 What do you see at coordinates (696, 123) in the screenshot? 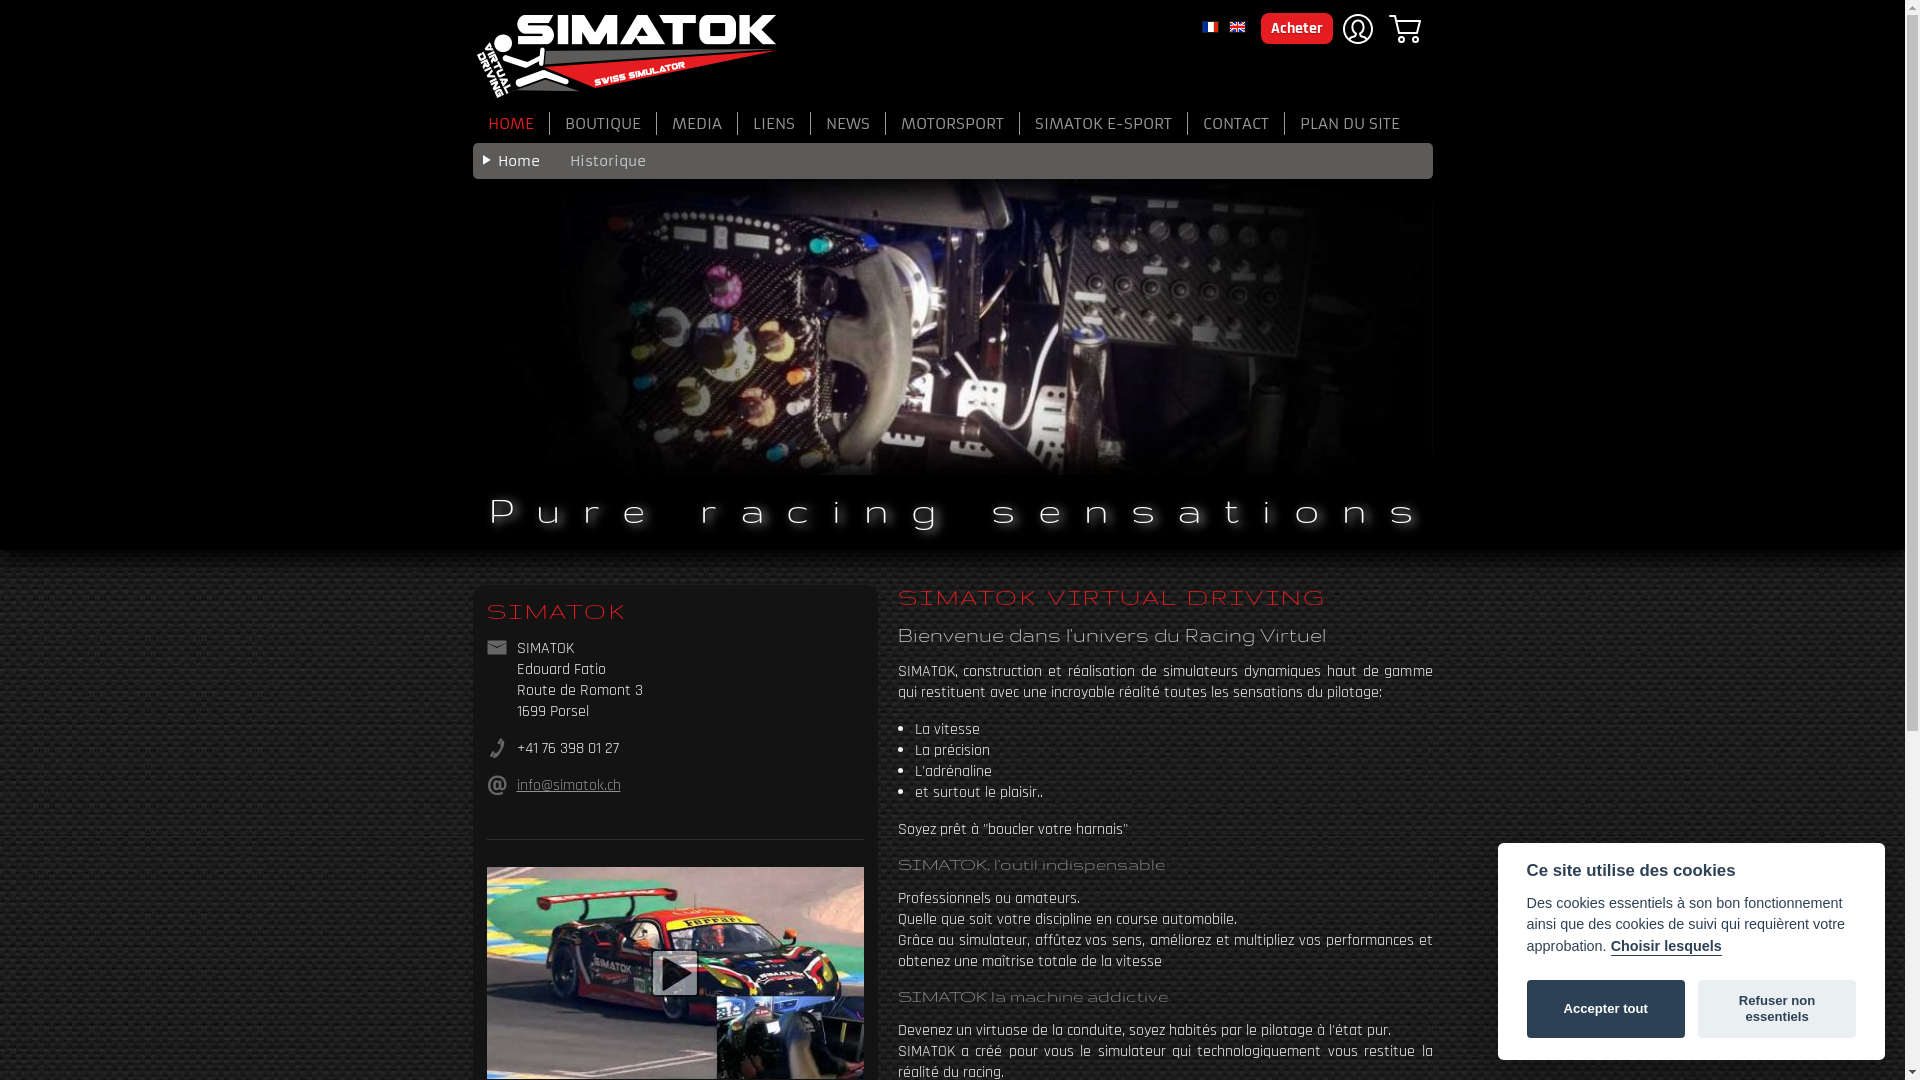
I see `'MEDIA'` at bounding box center [696, 123].